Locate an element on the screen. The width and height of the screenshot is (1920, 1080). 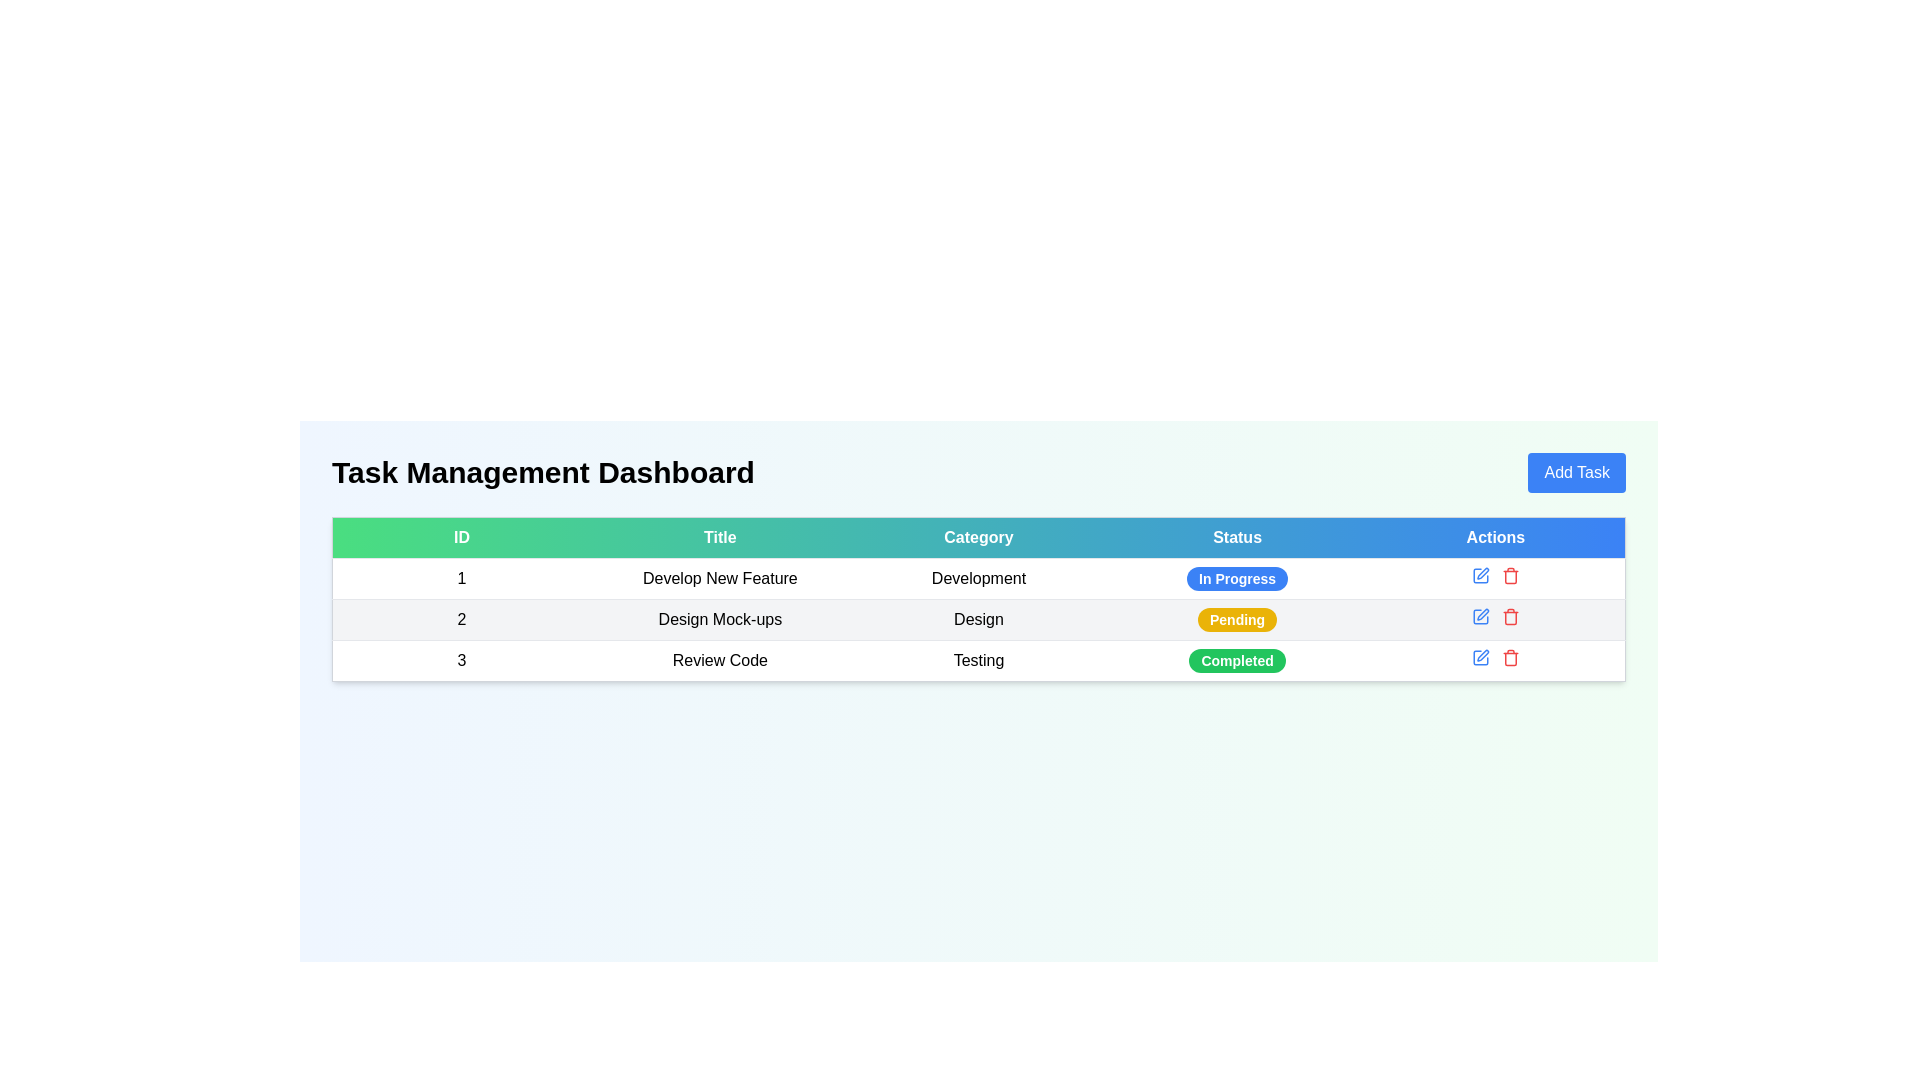
the Text label indicating the 'Review Code' category, located in the third row of the table under the 'Category' column is located at coordinates (979, 660).